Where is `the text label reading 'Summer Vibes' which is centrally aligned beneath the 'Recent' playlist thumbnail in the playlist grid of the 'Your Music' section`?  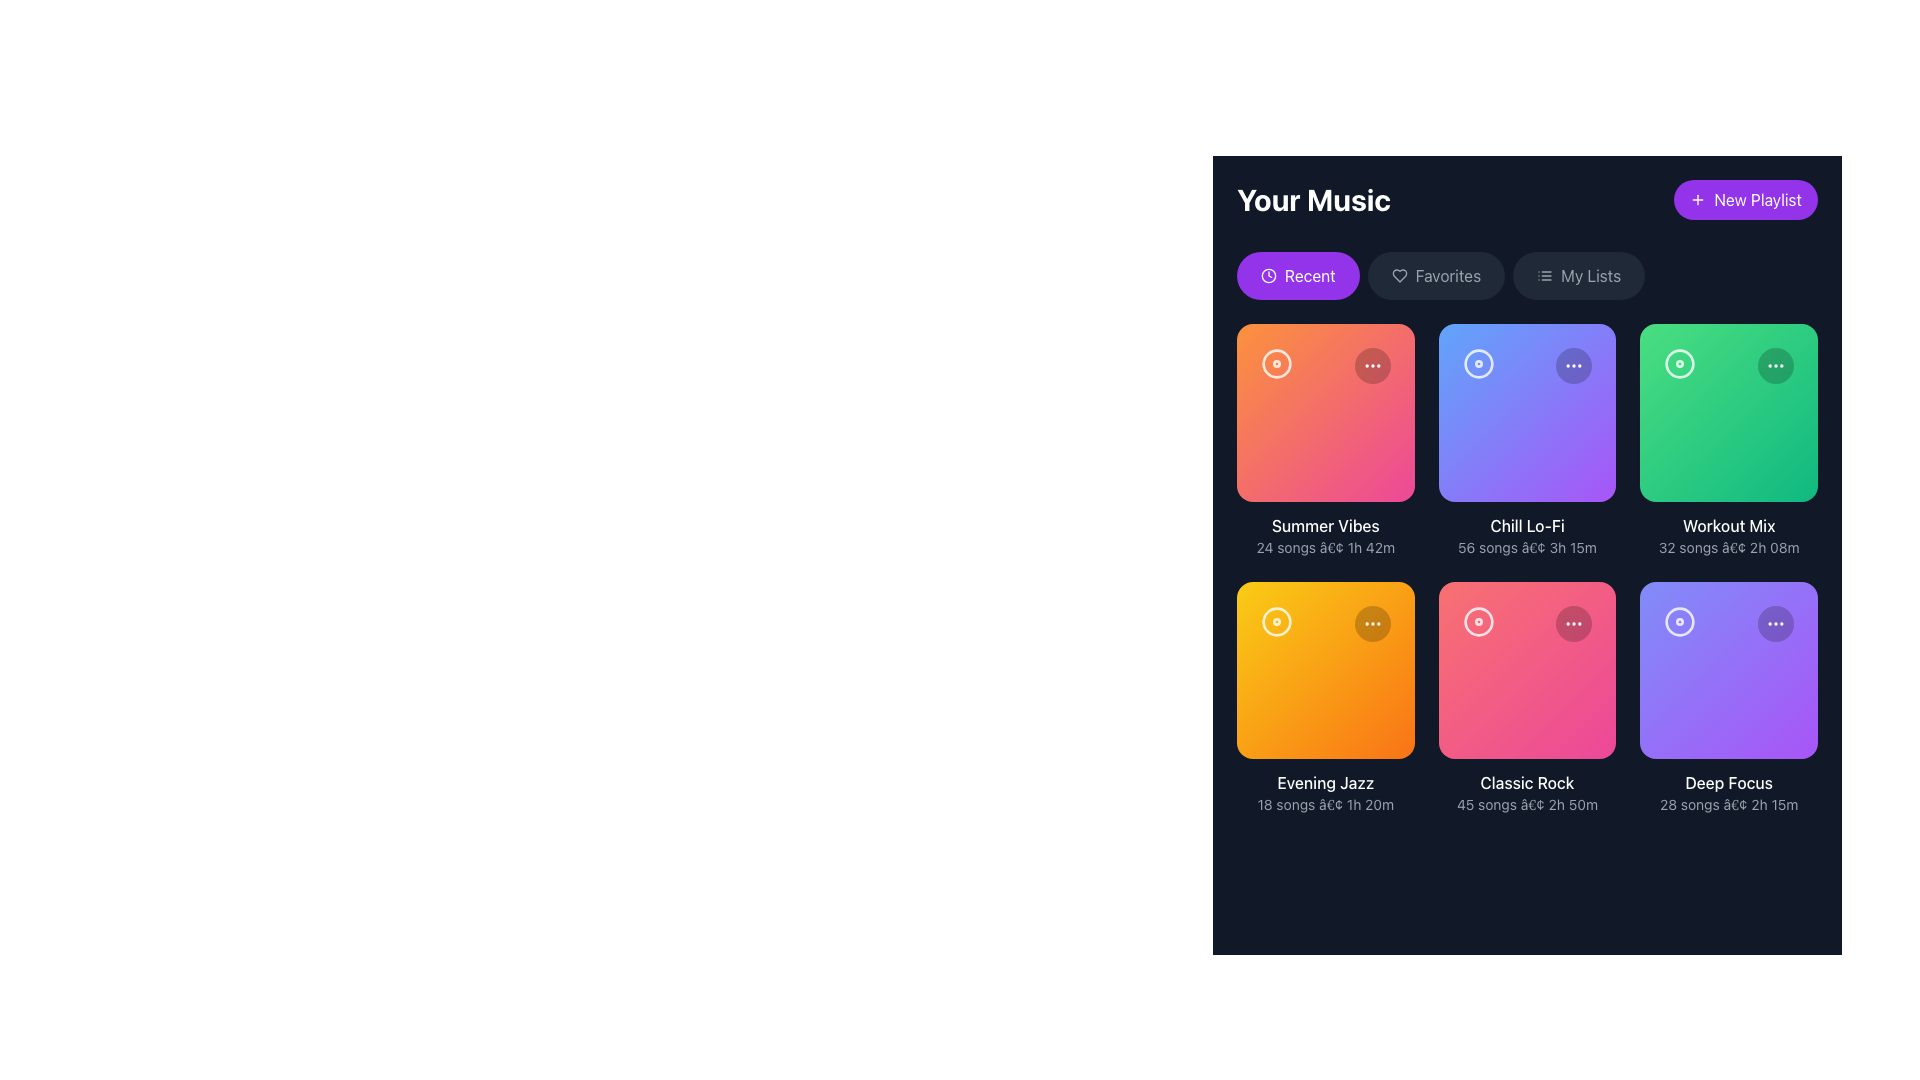 the text label reading 'Summer Vibes' which is centrally aligned beneath the 'Recent' playlist thumbnail in the playlist grid of the 'Your Music' section is located at coordinates (1325, 524).